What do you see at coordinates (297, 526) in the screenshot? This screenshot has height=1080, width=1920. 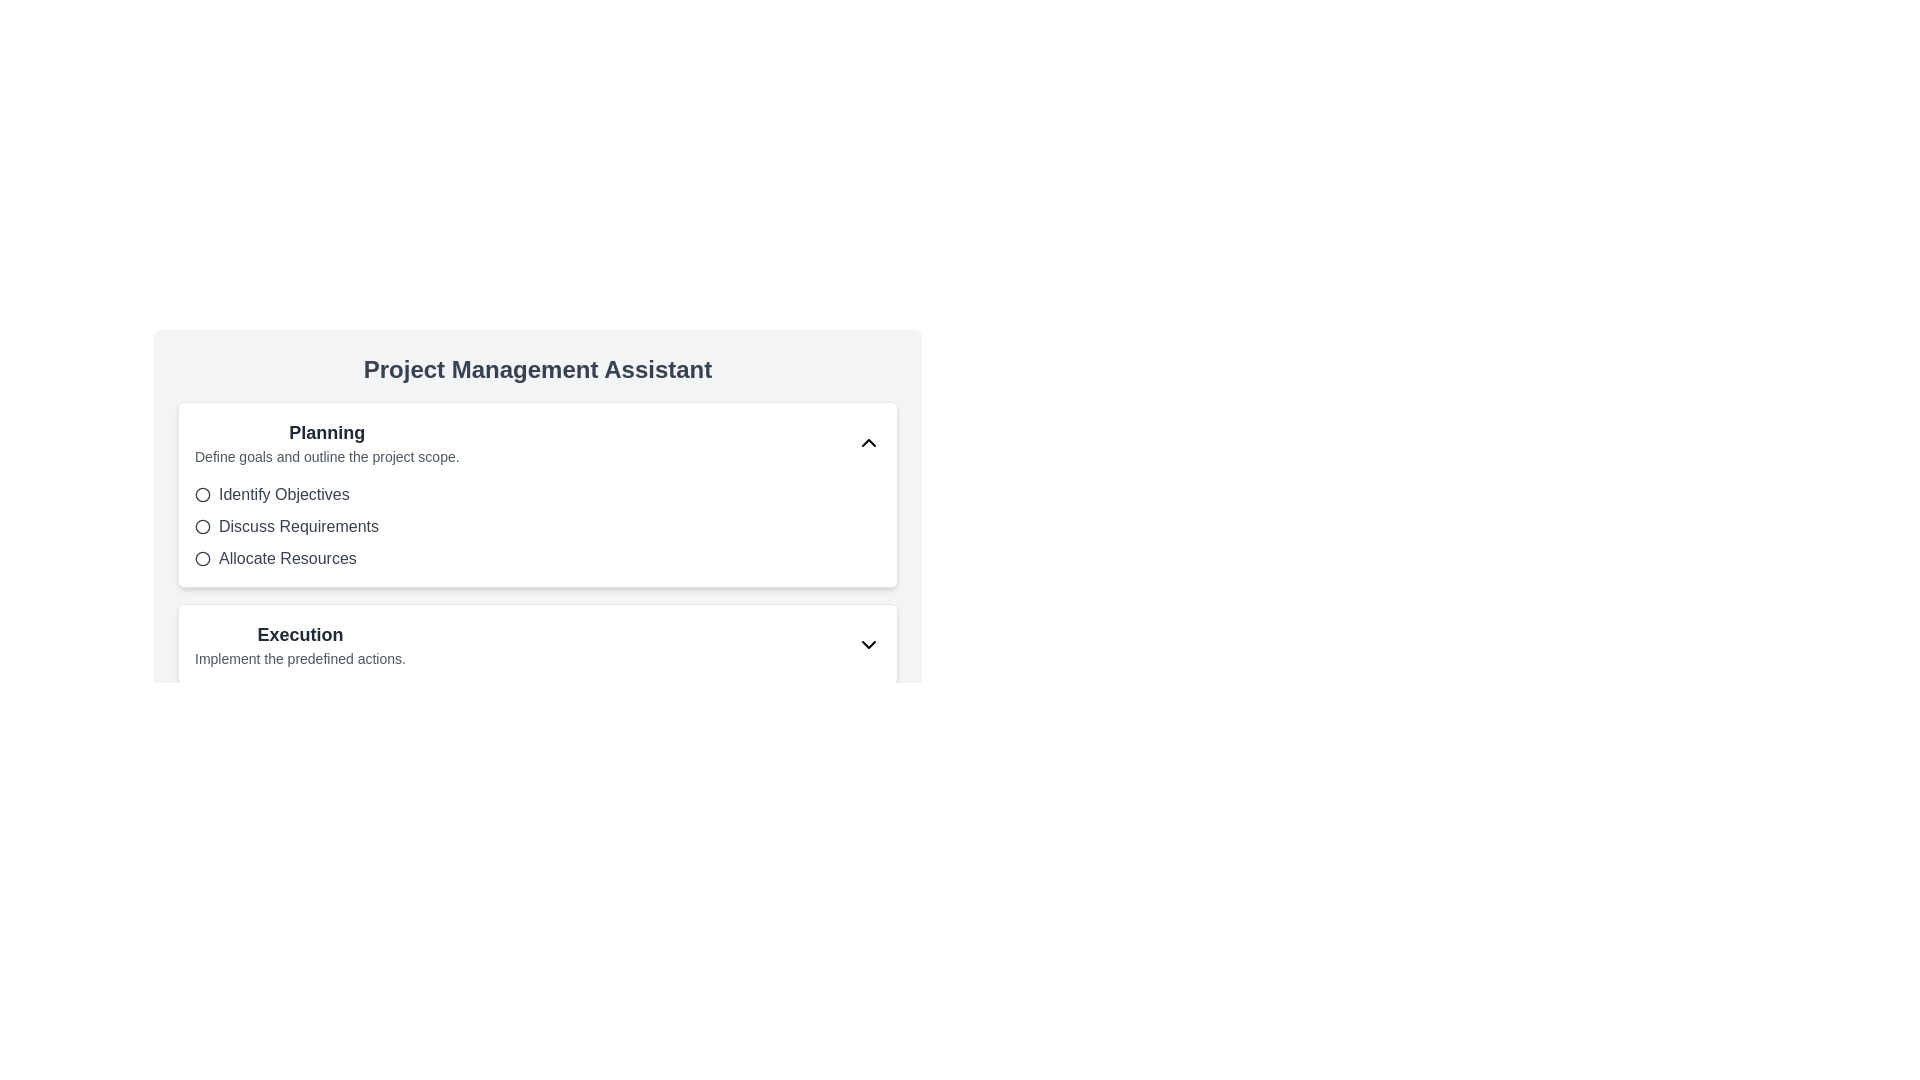 I see `the selectable text label for the task 'Discuss Requirements' in the 'Planning' section` at bounding box center [297, 526].